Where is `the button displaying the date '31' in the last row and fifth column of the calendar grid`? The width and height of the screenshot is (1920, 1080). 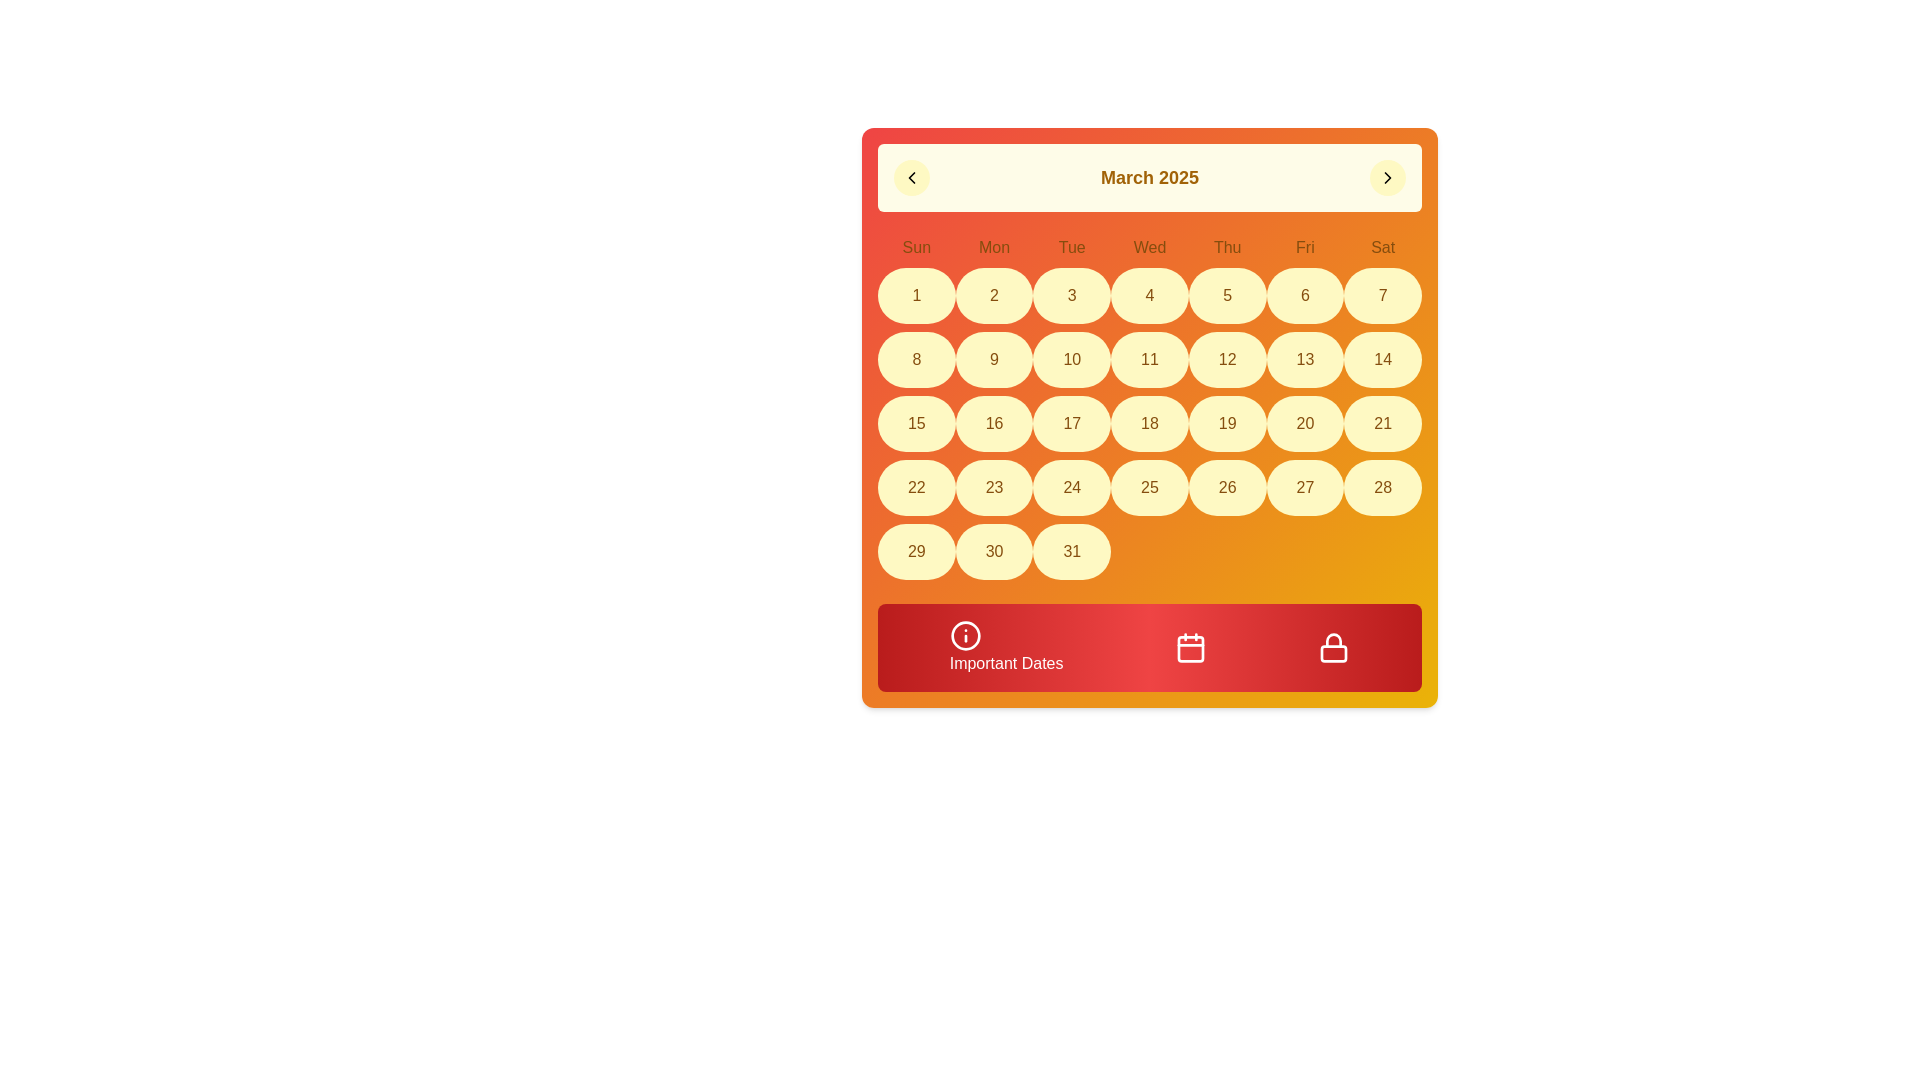
the button displaying the date '31' in the last row and fifth column of the calendar grid is located at coordinates (1071, 551).